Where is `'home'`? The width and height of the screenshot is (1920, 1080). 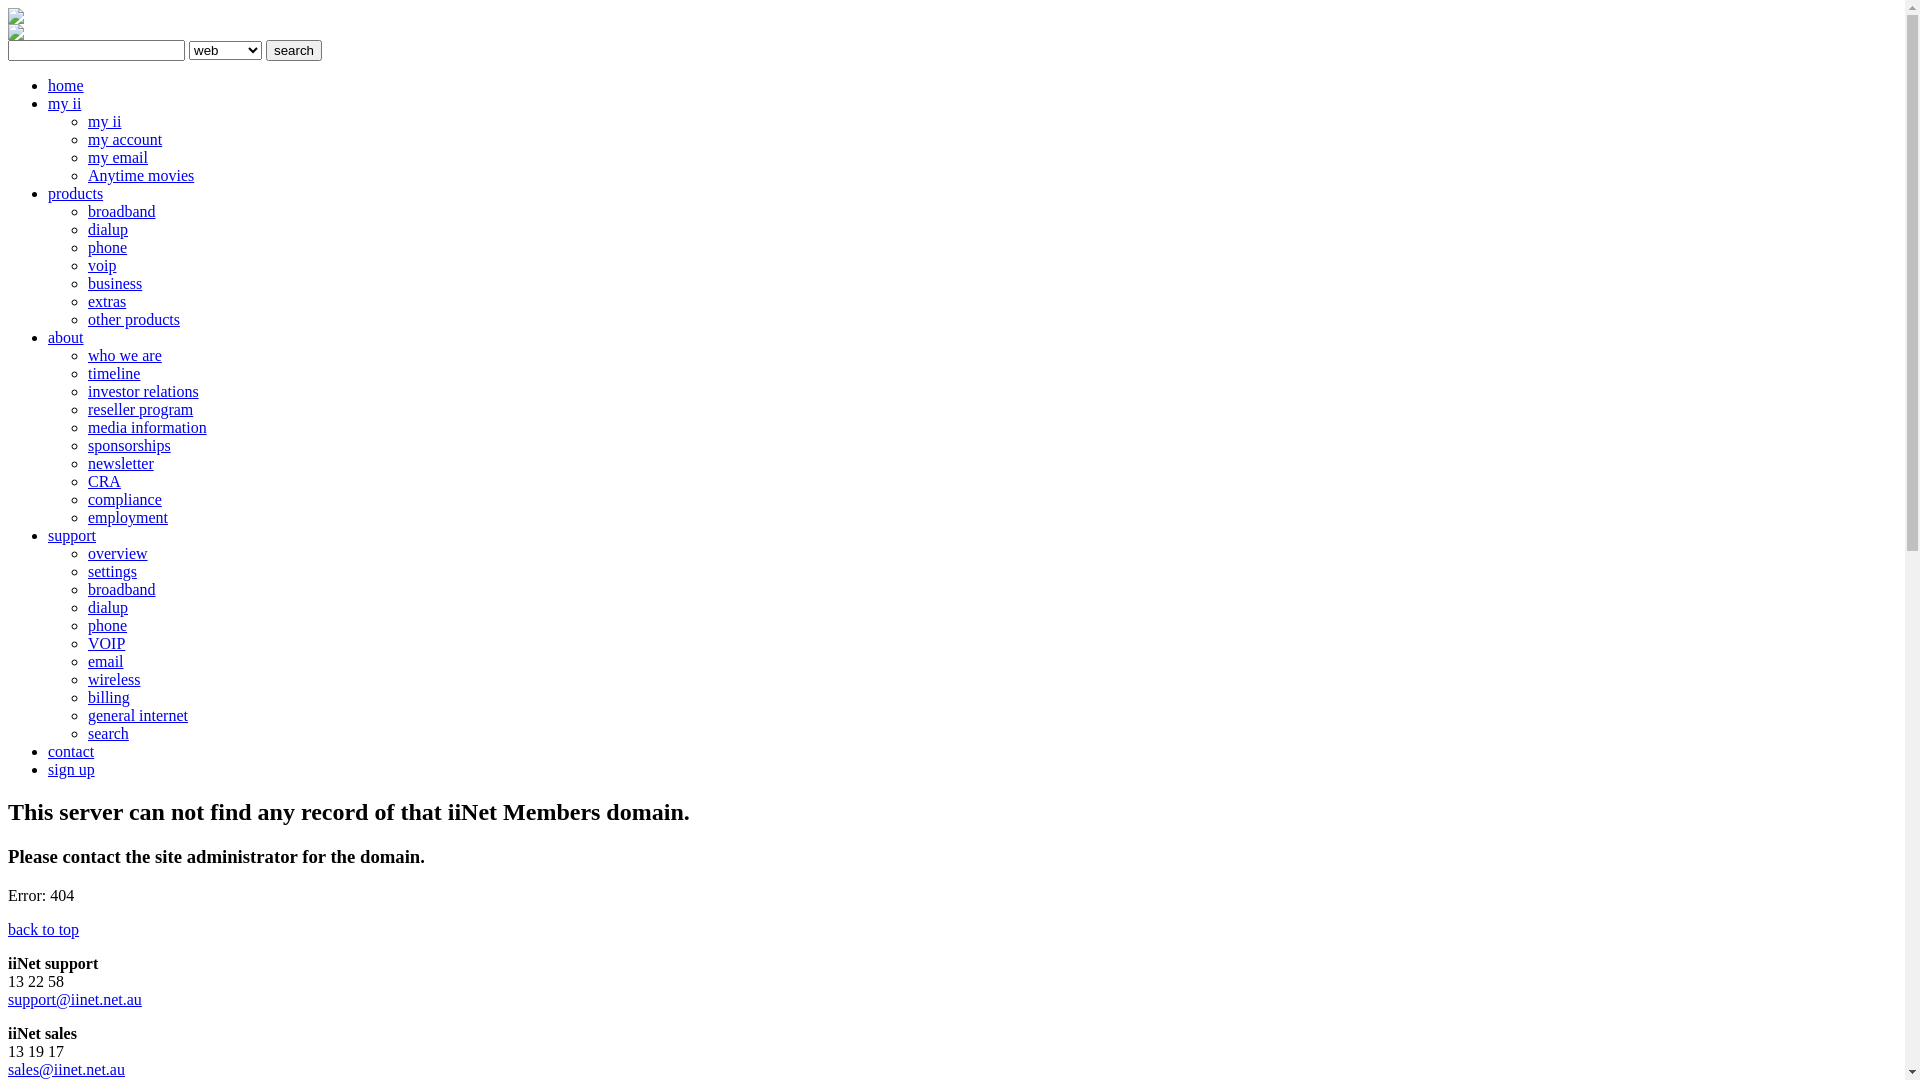 'home' is located at coordinates (66, 84).